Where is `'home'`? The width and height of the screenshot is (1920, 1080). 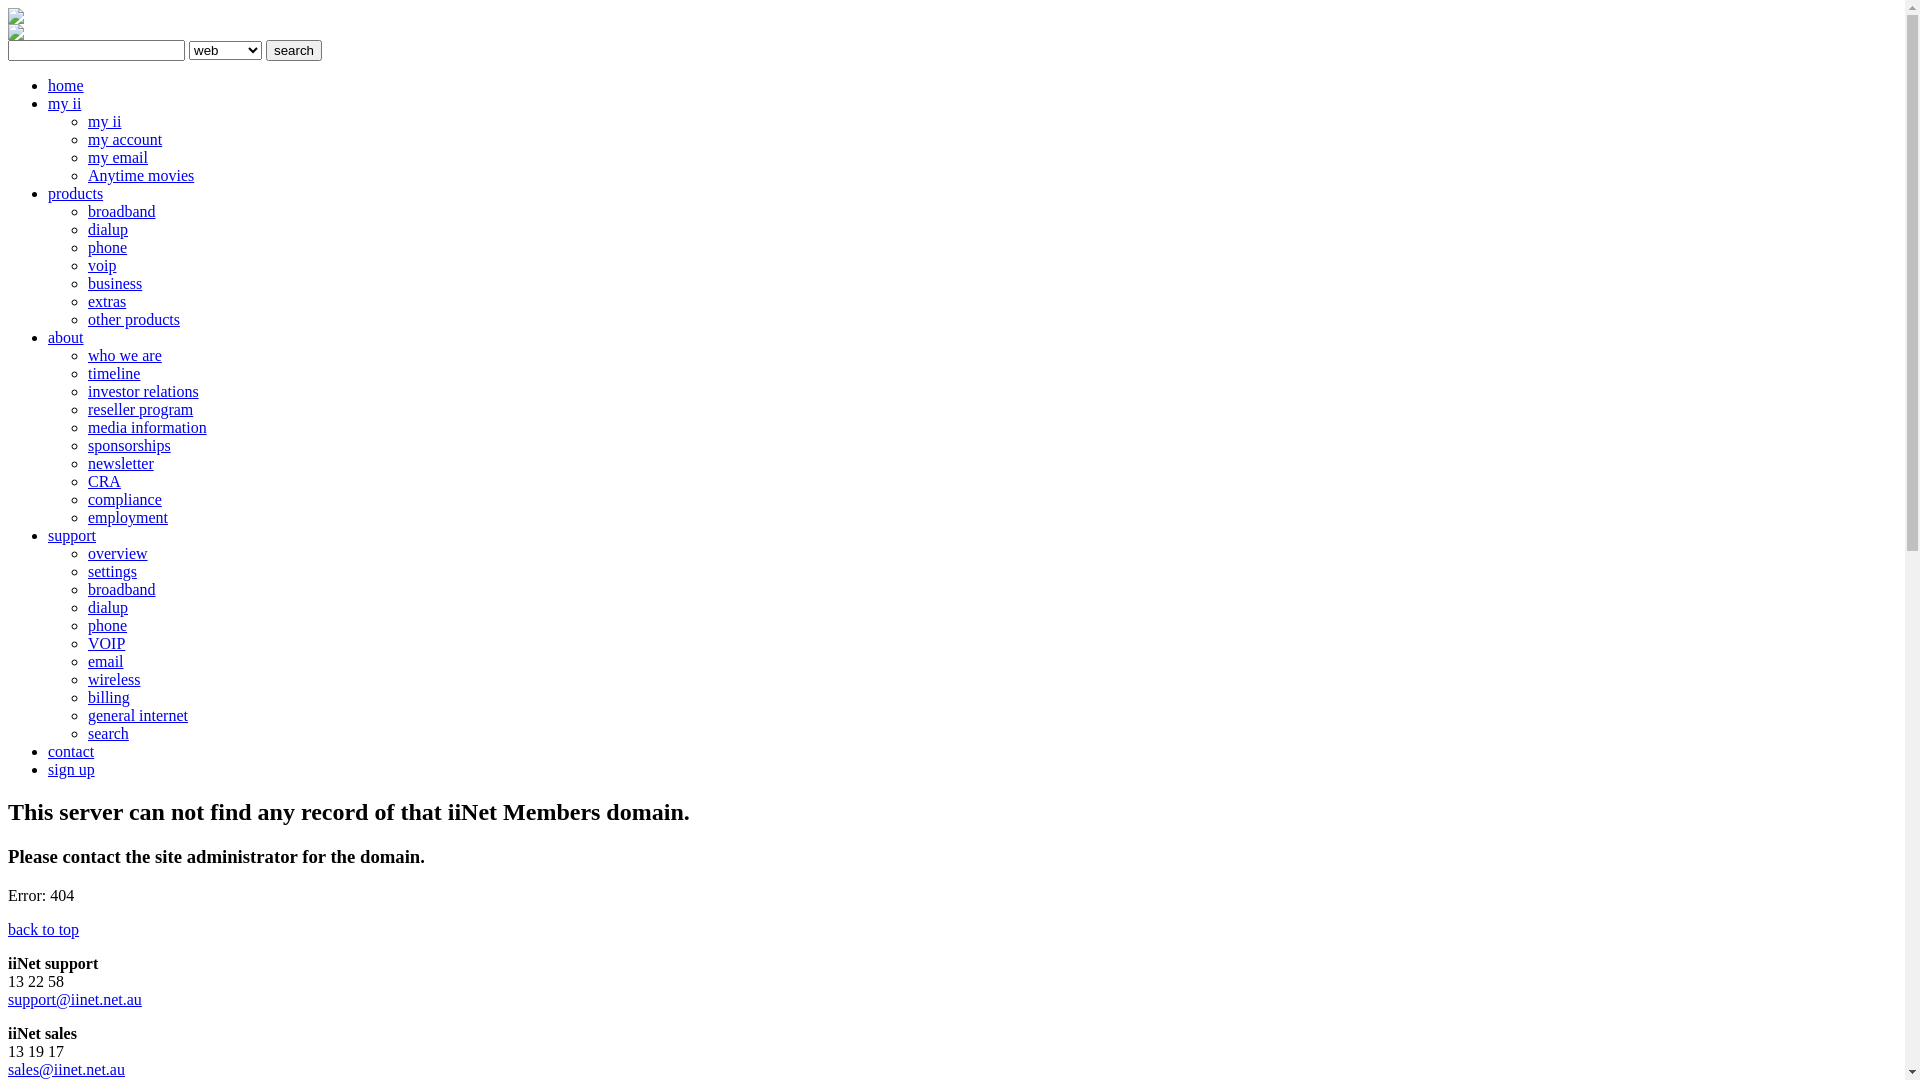 'home' is located at coordinates (66, 84).